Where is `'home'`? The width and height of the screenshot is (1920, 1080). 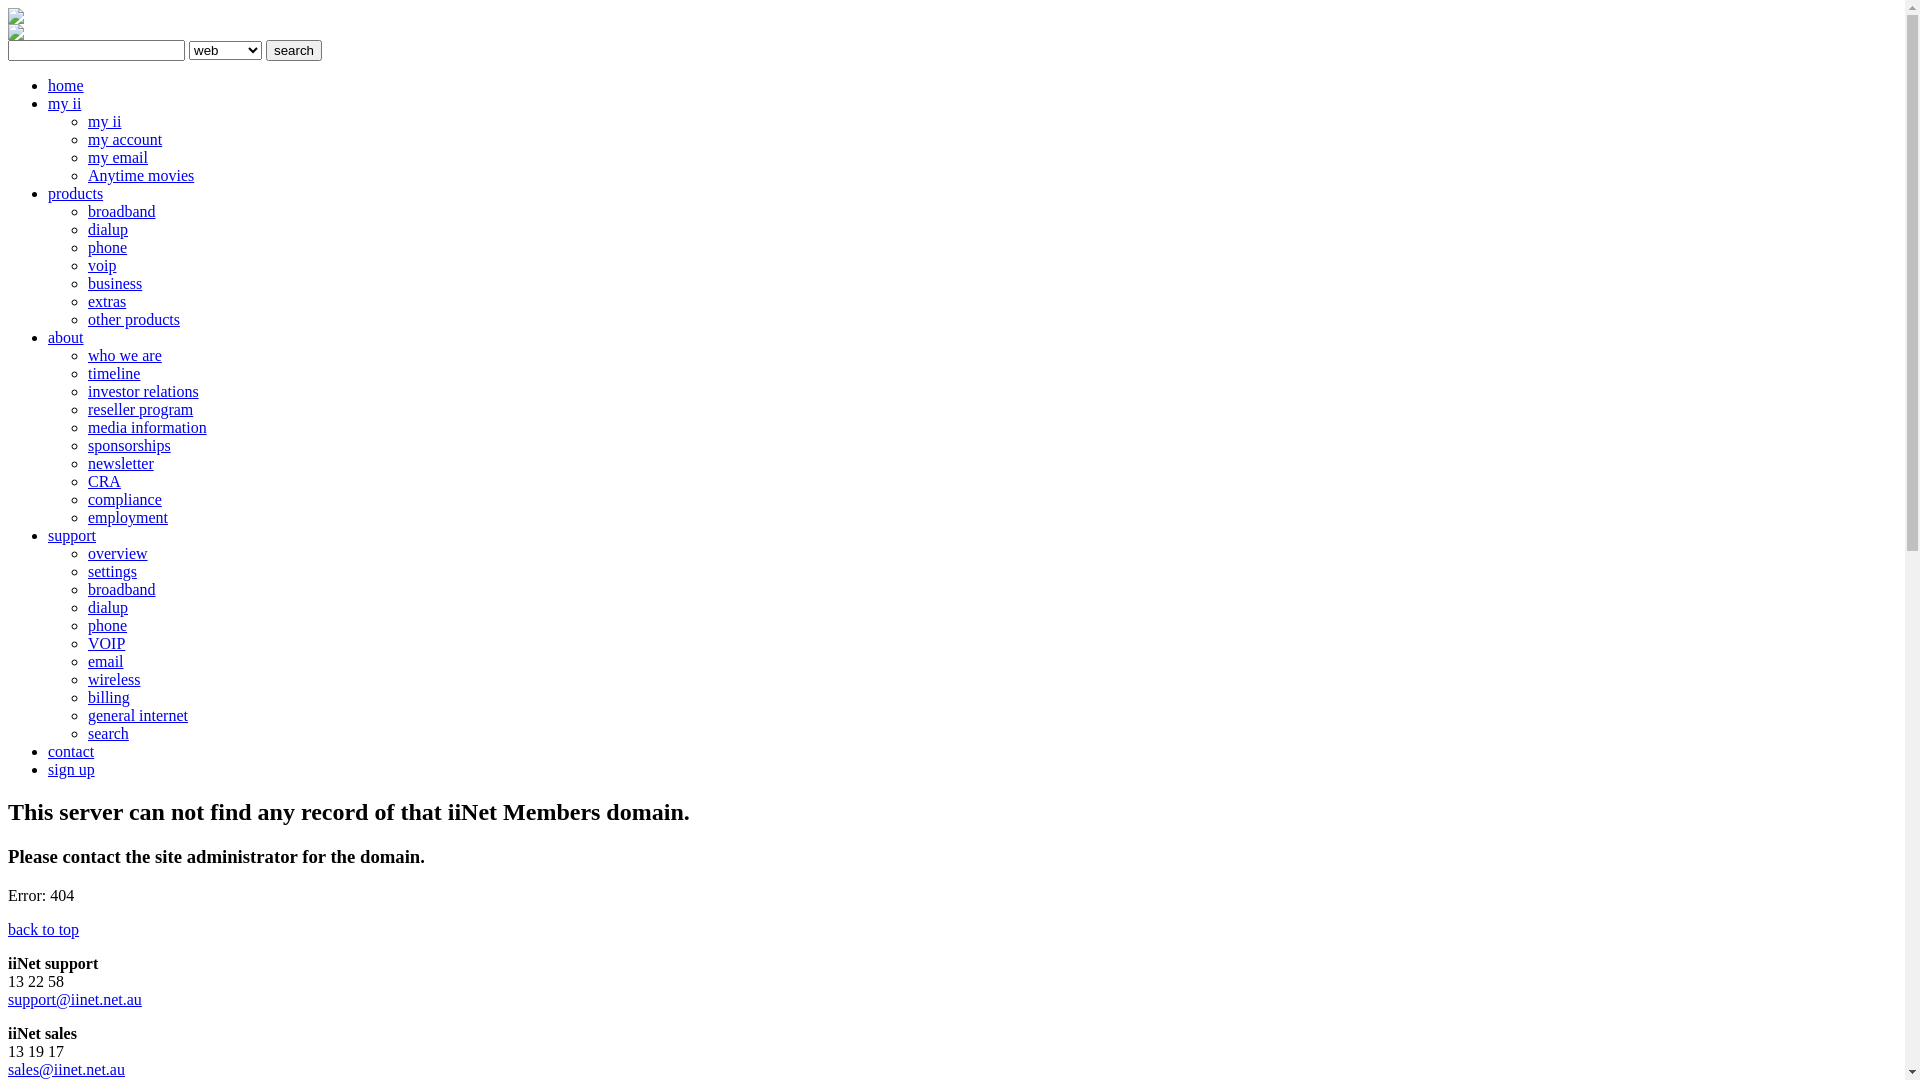 'home' is located at coordinates (66, 84).